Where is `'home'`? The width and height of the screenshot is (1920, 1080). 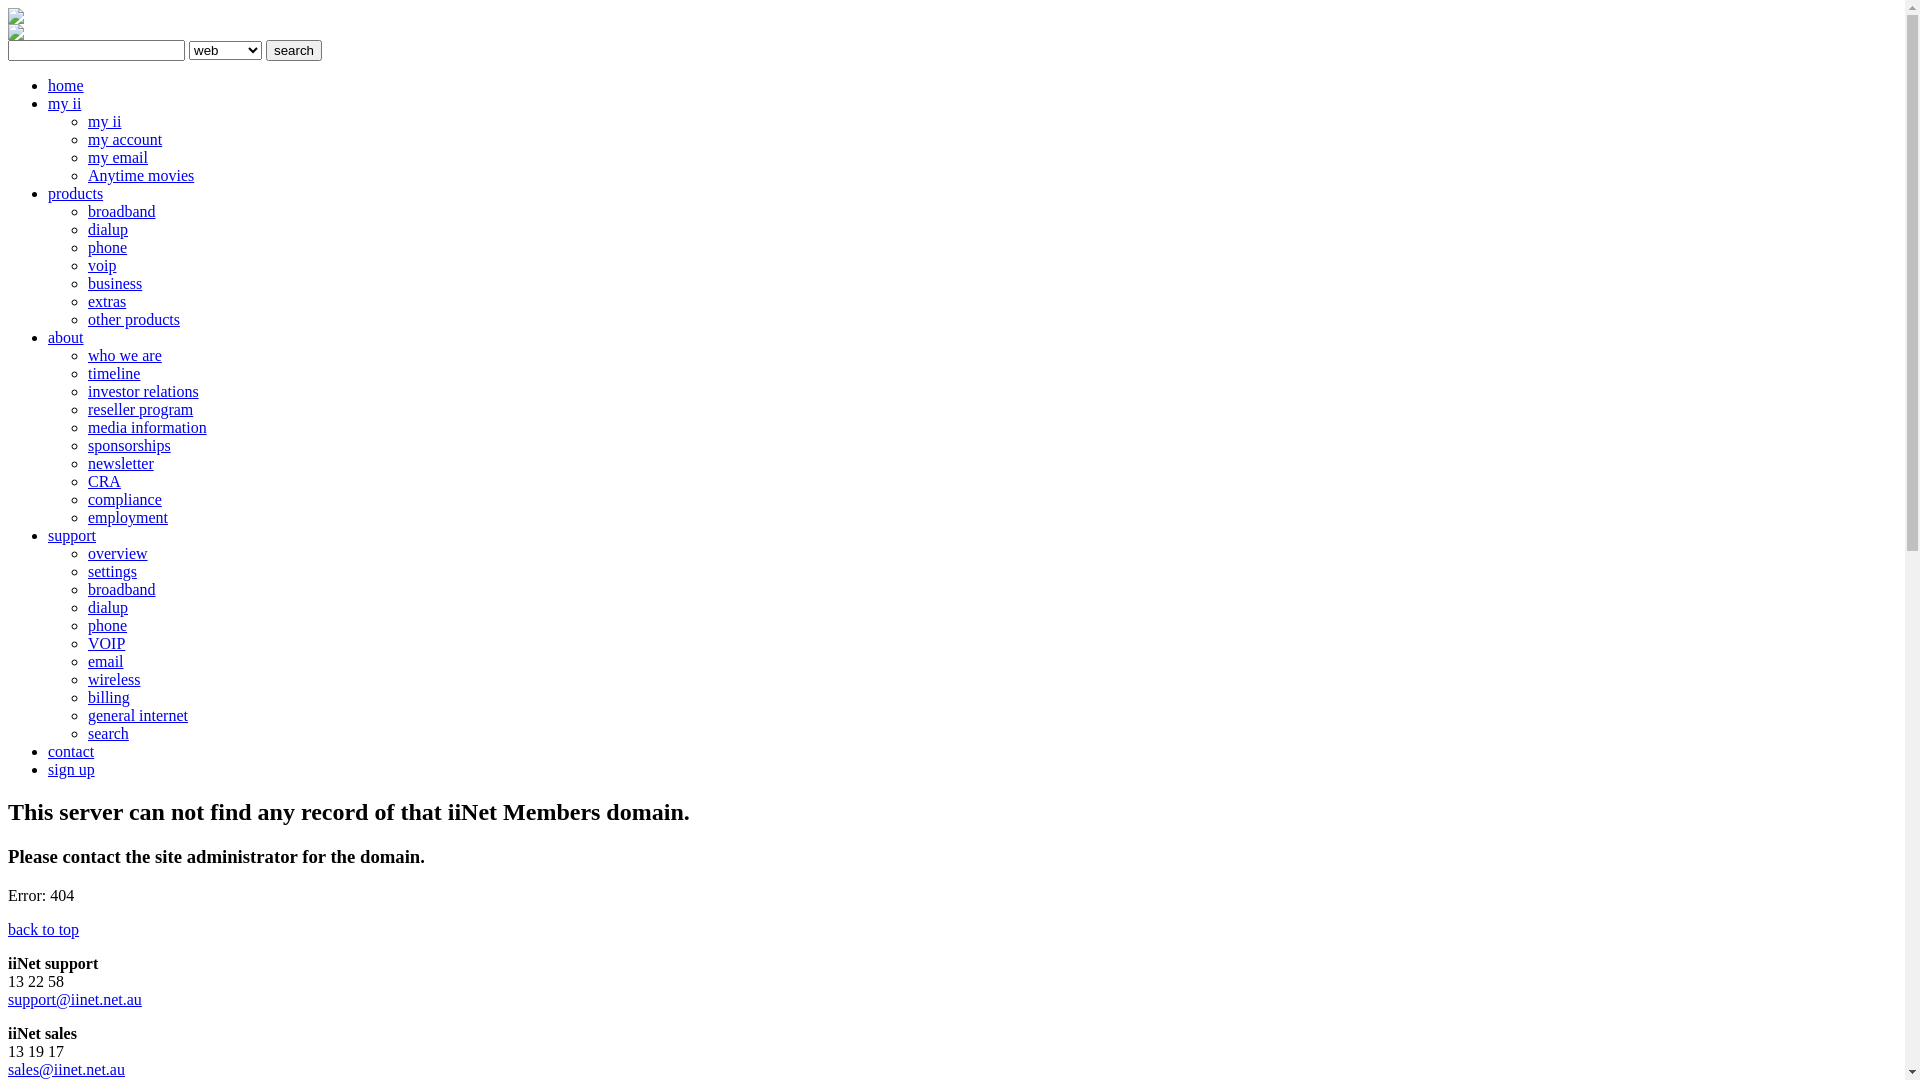 'home' is located at coordinates (66, 84).